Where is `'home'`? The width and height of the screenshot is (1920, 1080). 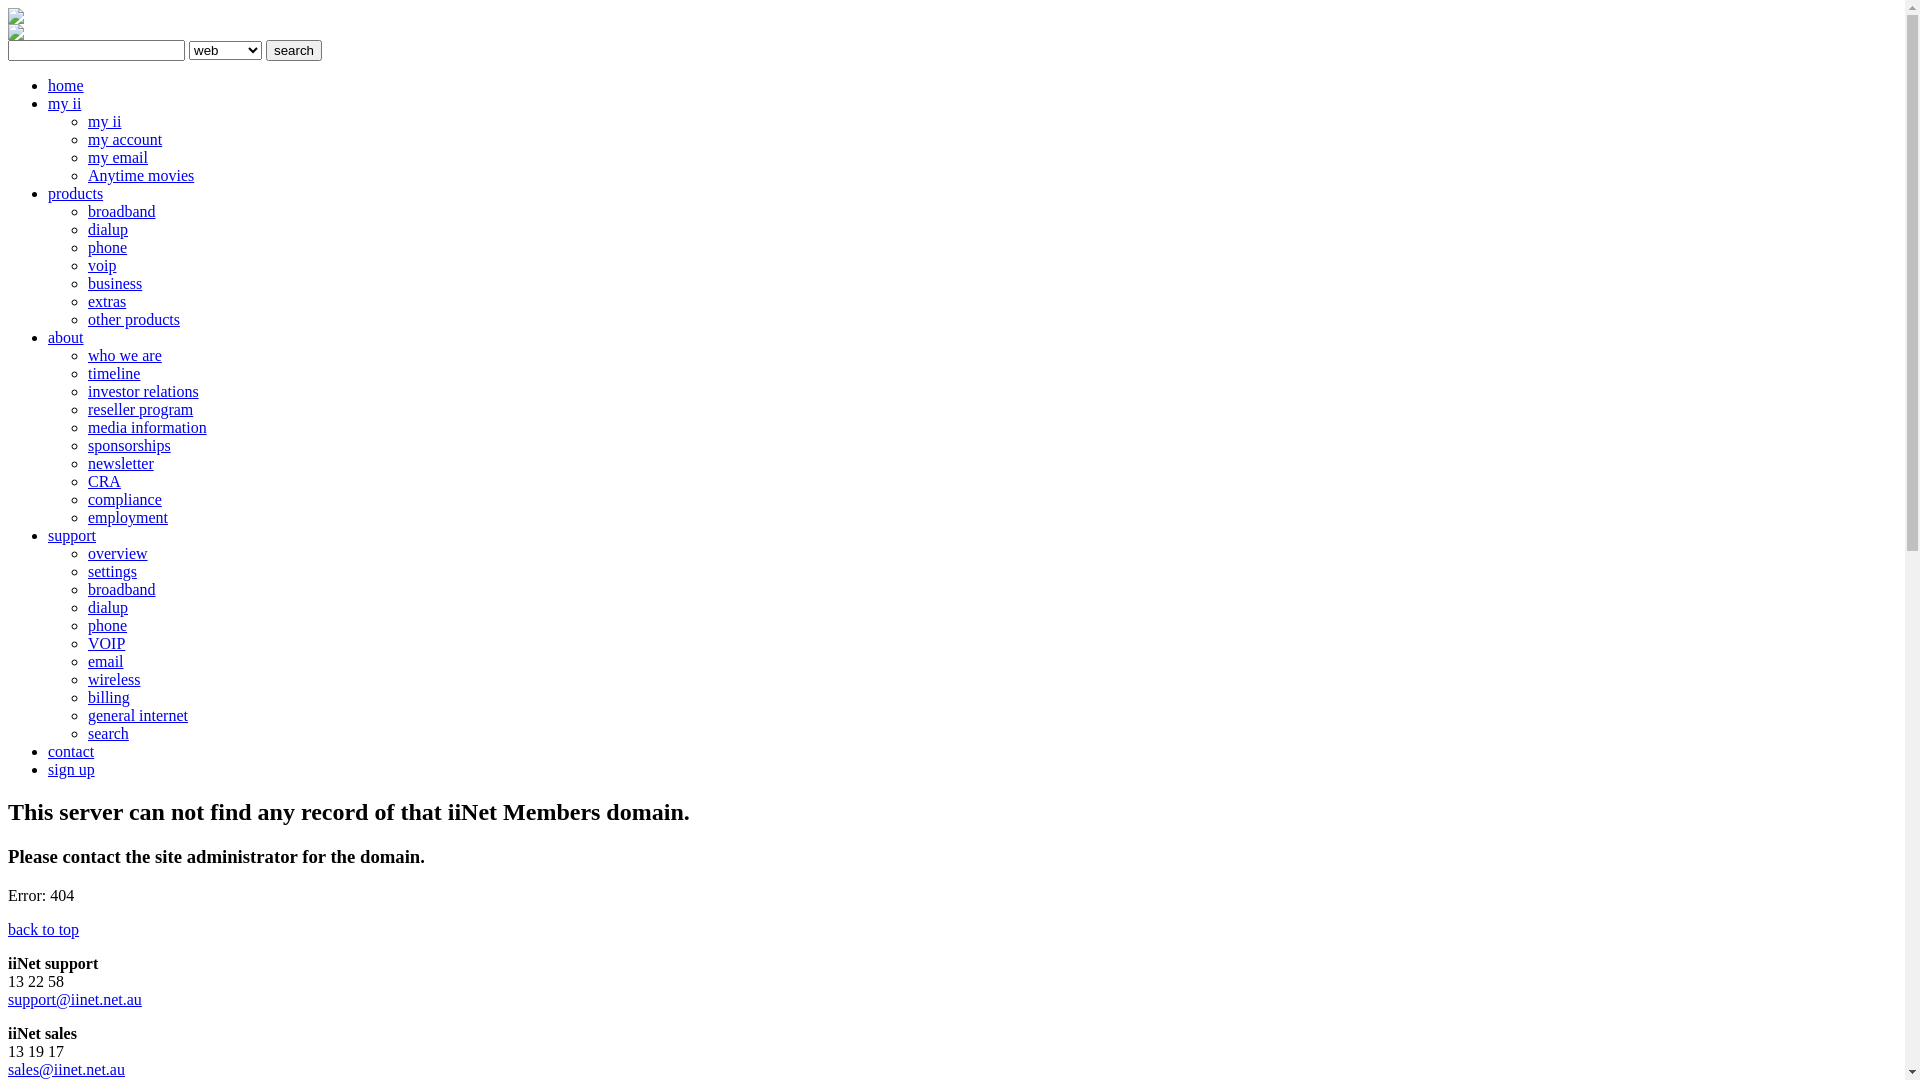 'home' is located at coordinates (66, 84).